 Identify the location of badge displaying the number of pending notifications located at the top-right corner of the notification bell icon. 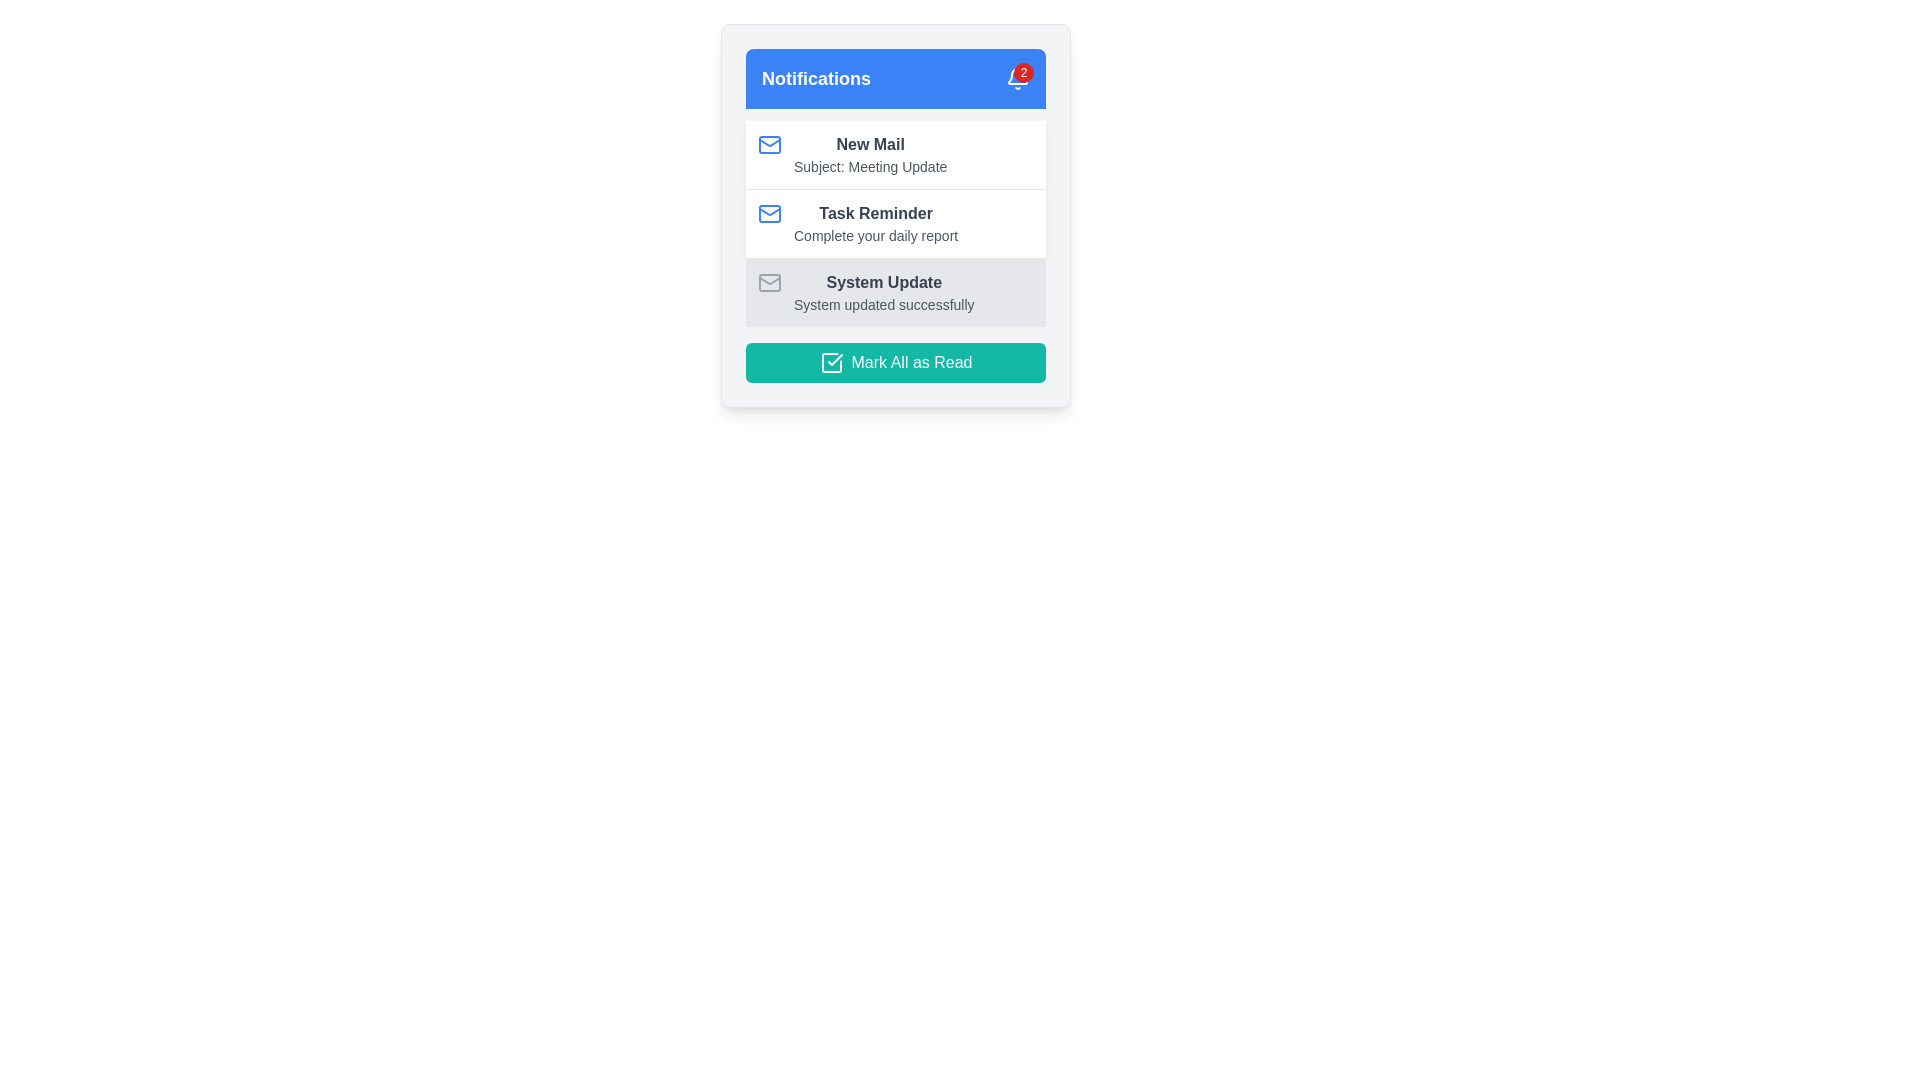
(1023, 72).